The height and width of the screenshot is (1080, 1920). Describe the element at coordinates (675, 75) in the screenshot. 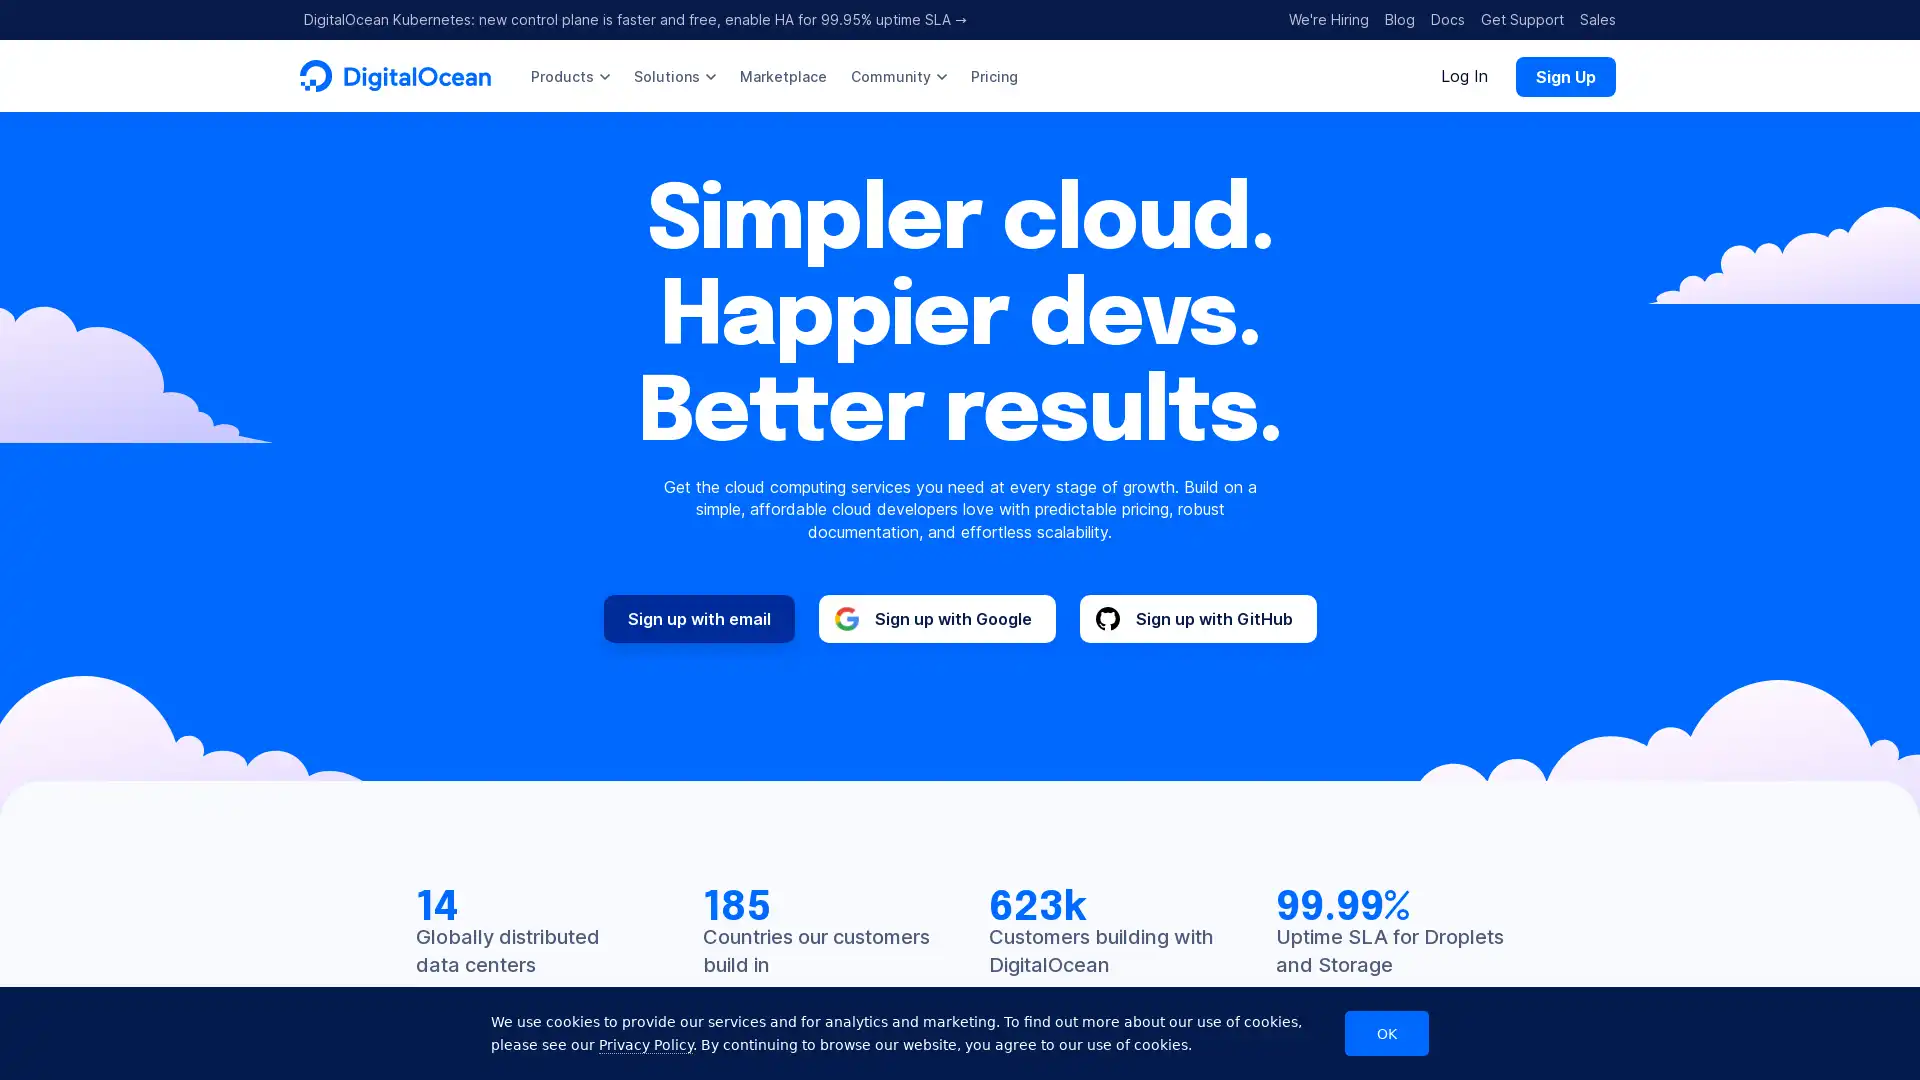

I see `Solutions` at that location.